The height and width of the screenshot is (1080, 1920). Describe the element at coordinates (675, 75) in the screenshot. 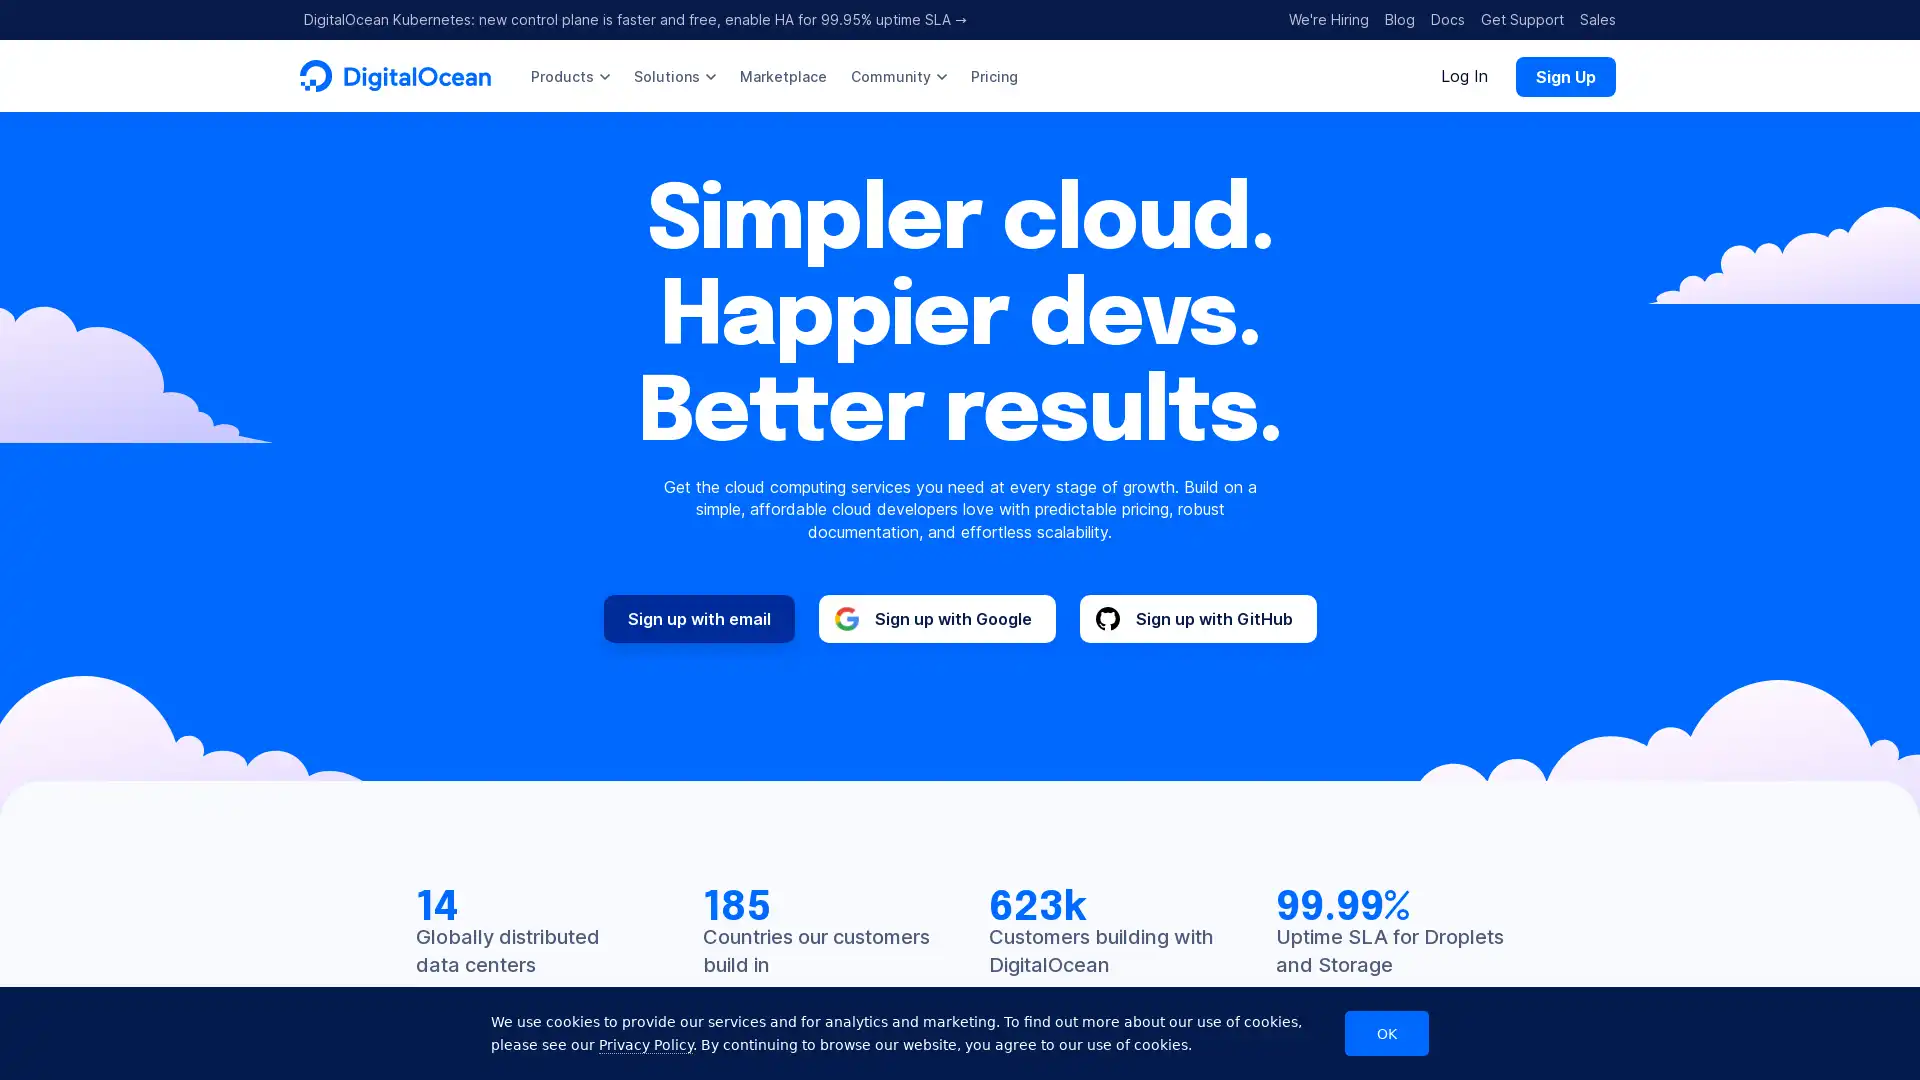

I see `Solutions` at that location.